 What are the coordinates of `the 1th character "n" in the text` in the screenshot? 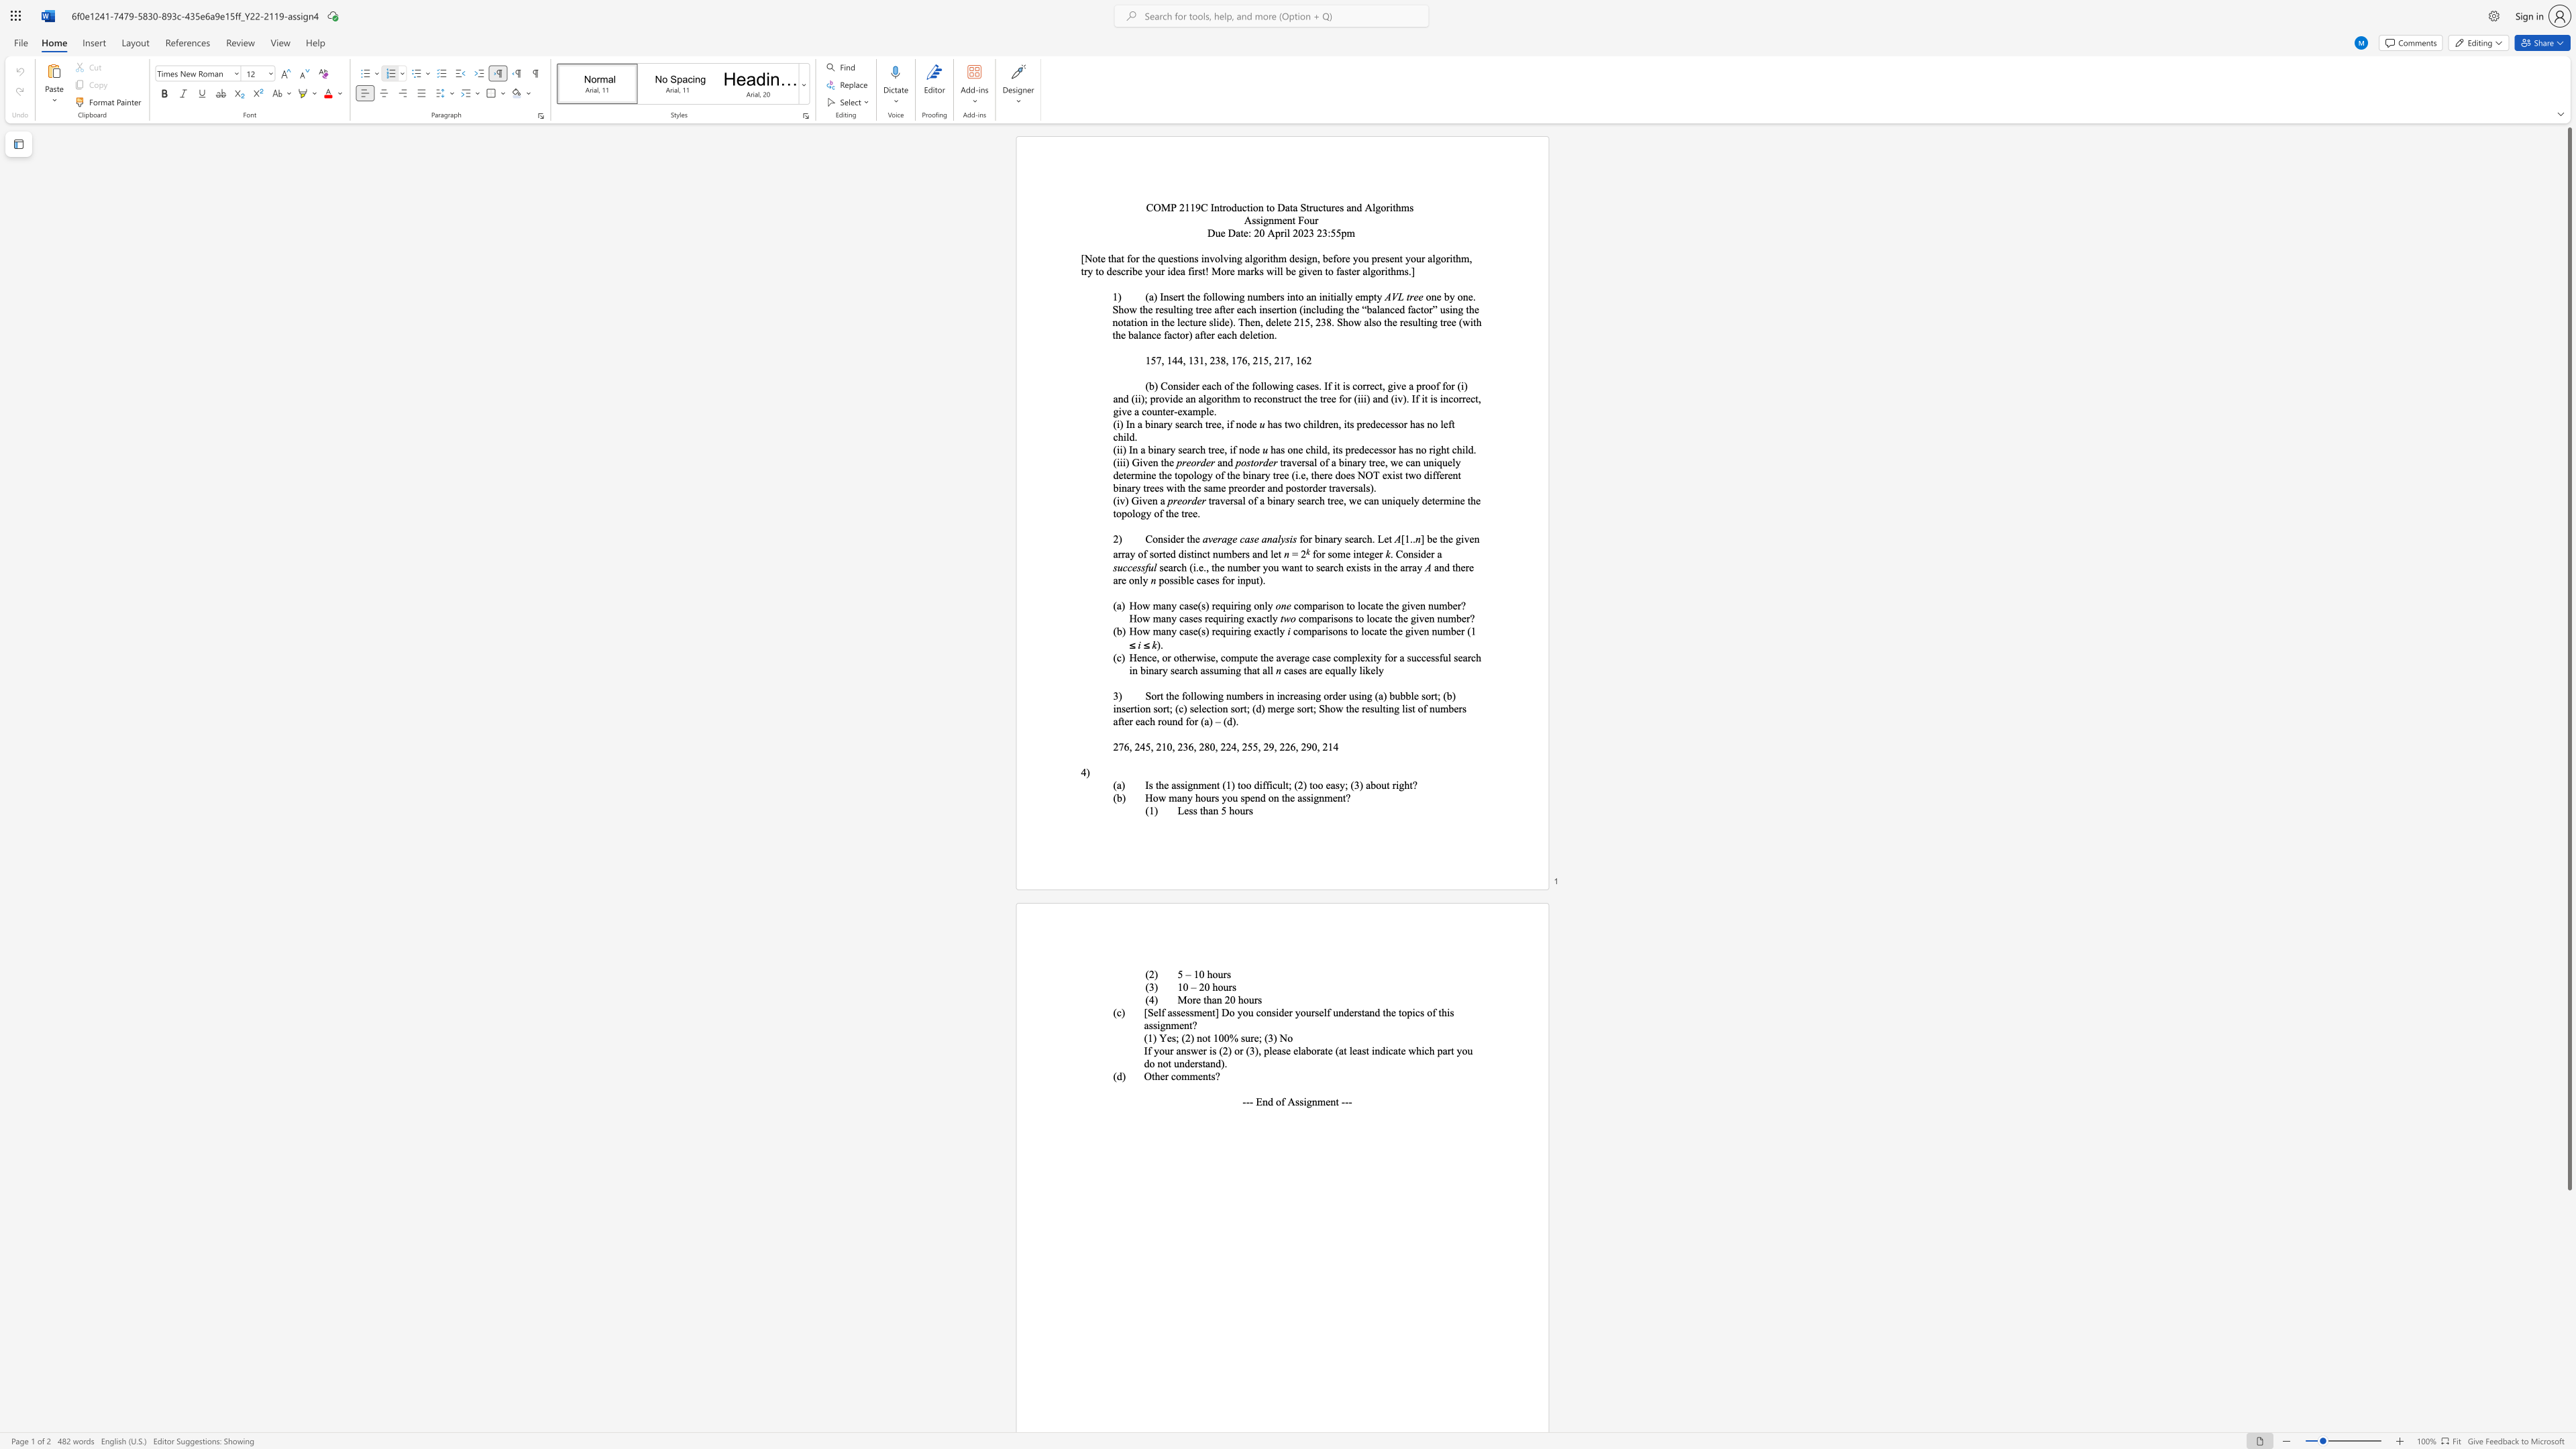 It's located at (1195, 784).